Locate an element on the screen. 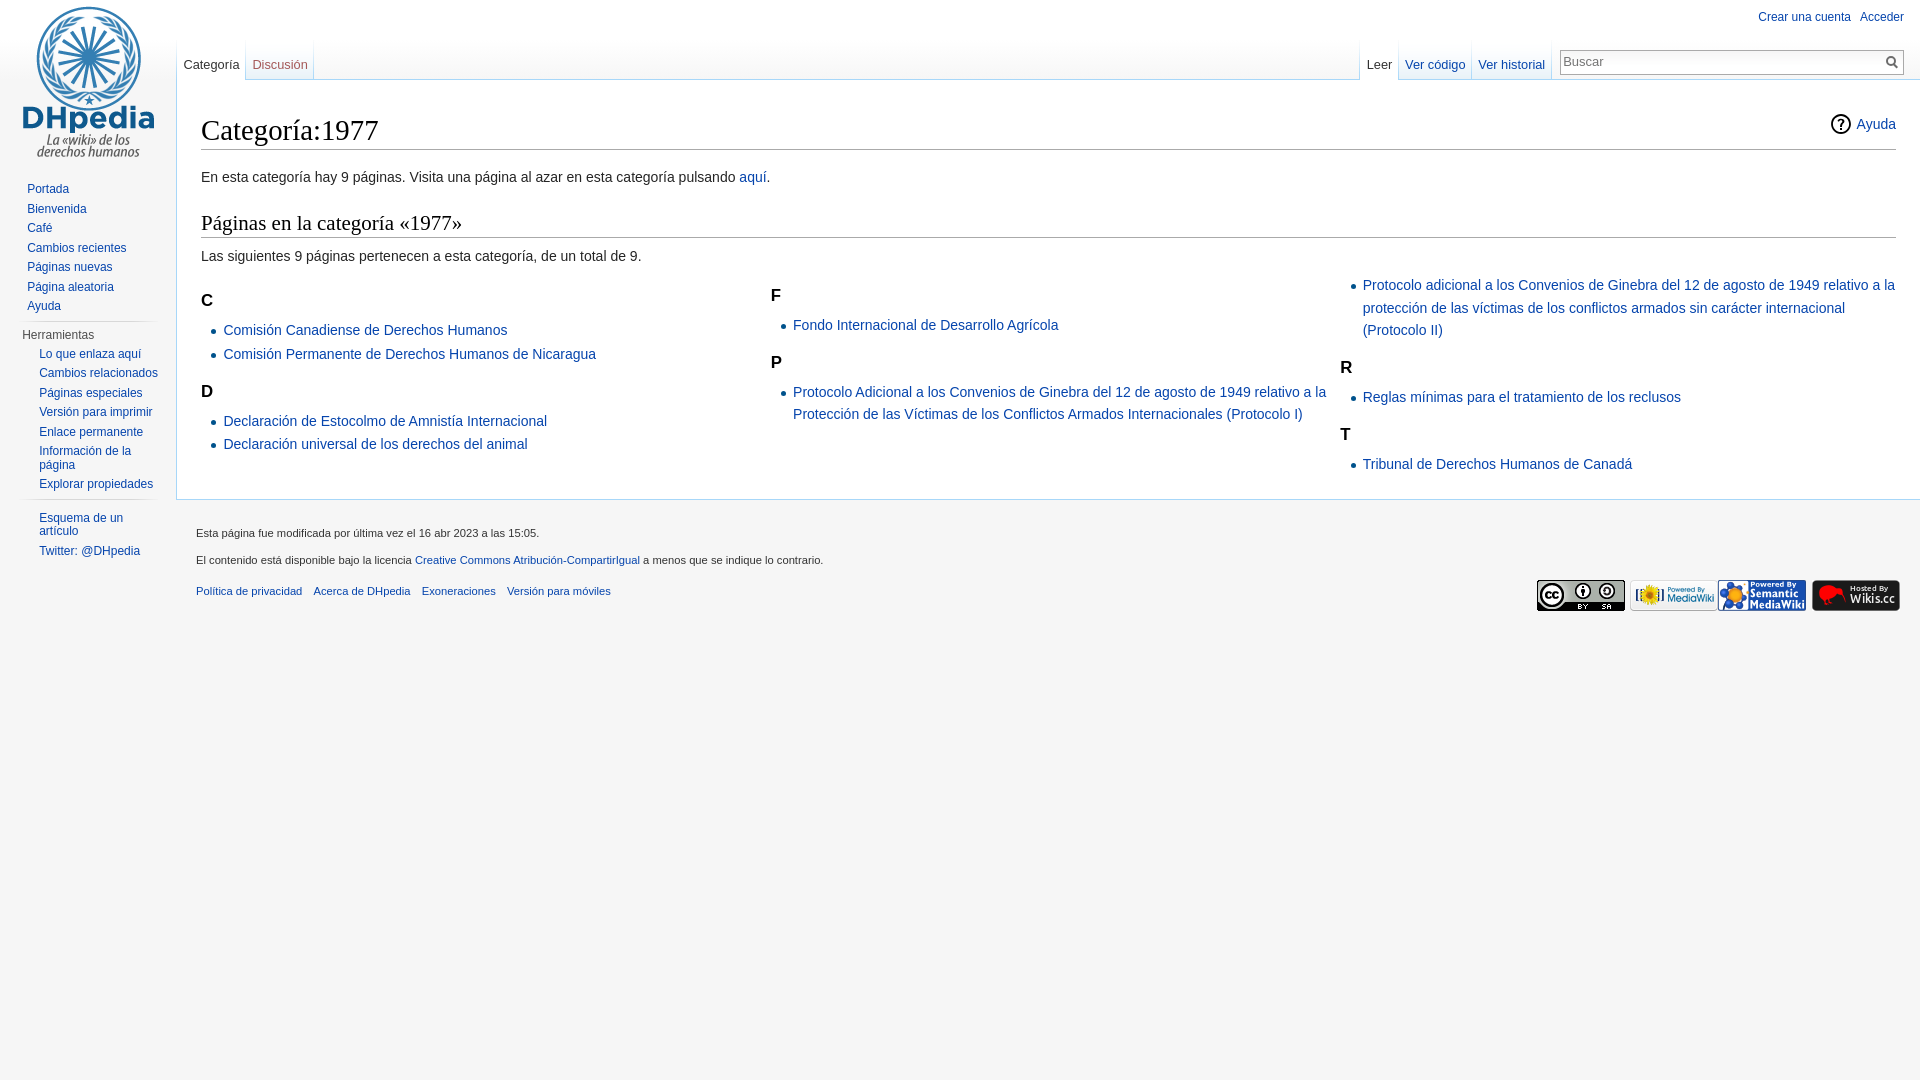 The image size is (1920, 1080). 'Cambios relacionados' is located at coordinates (97, 373).